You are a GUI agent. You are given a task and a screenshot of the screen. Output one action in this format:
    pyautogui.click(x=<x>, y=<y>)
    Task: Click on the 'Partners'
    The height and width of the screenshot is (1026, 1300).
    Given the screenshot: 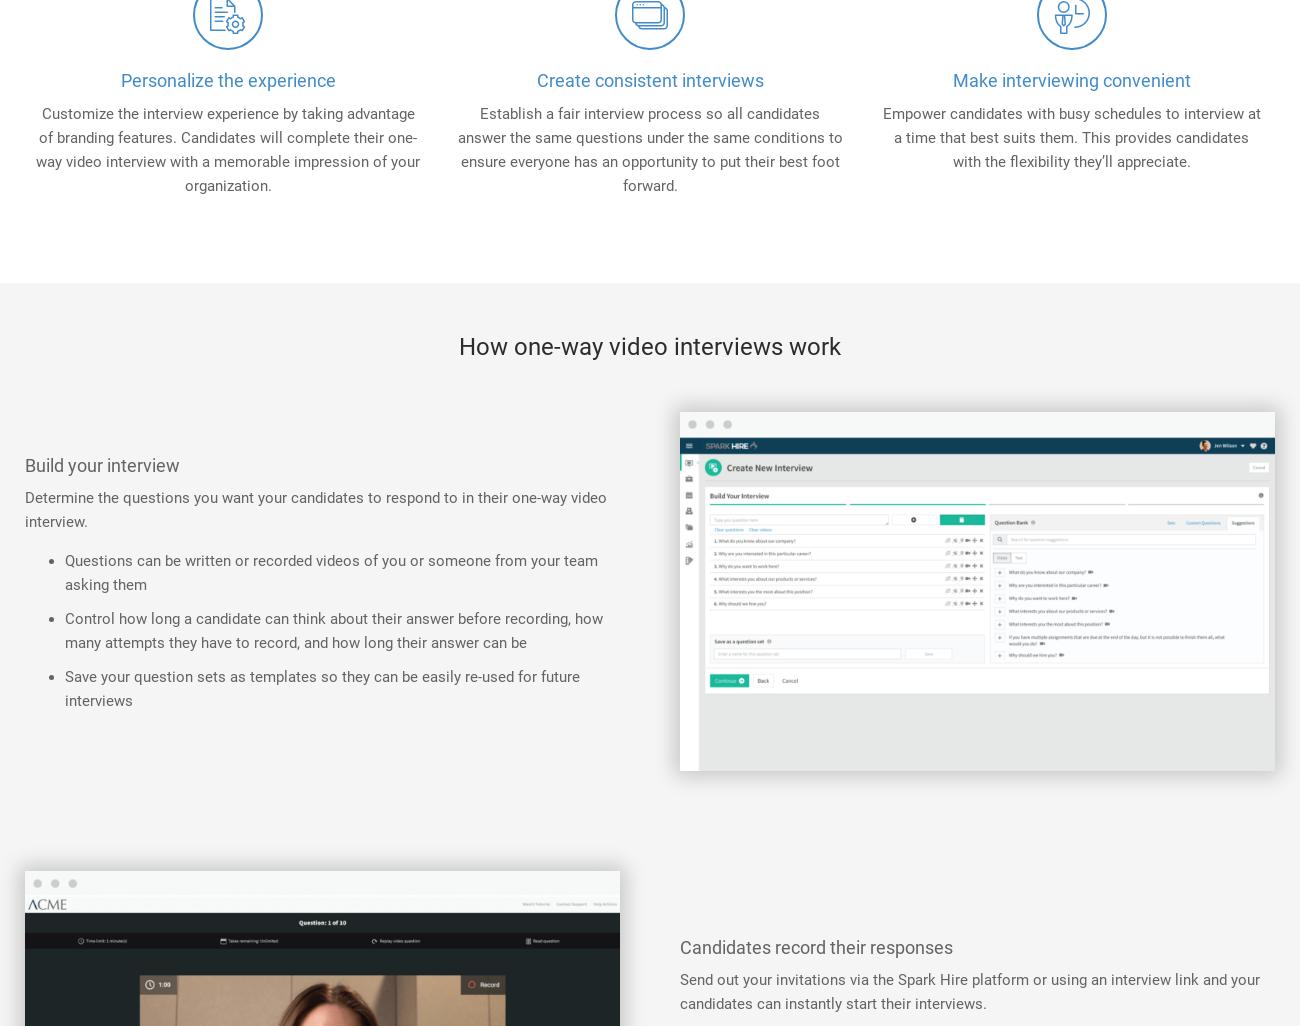 What is the action you would take?
    pyautogui.click(x=52, y=187)
    